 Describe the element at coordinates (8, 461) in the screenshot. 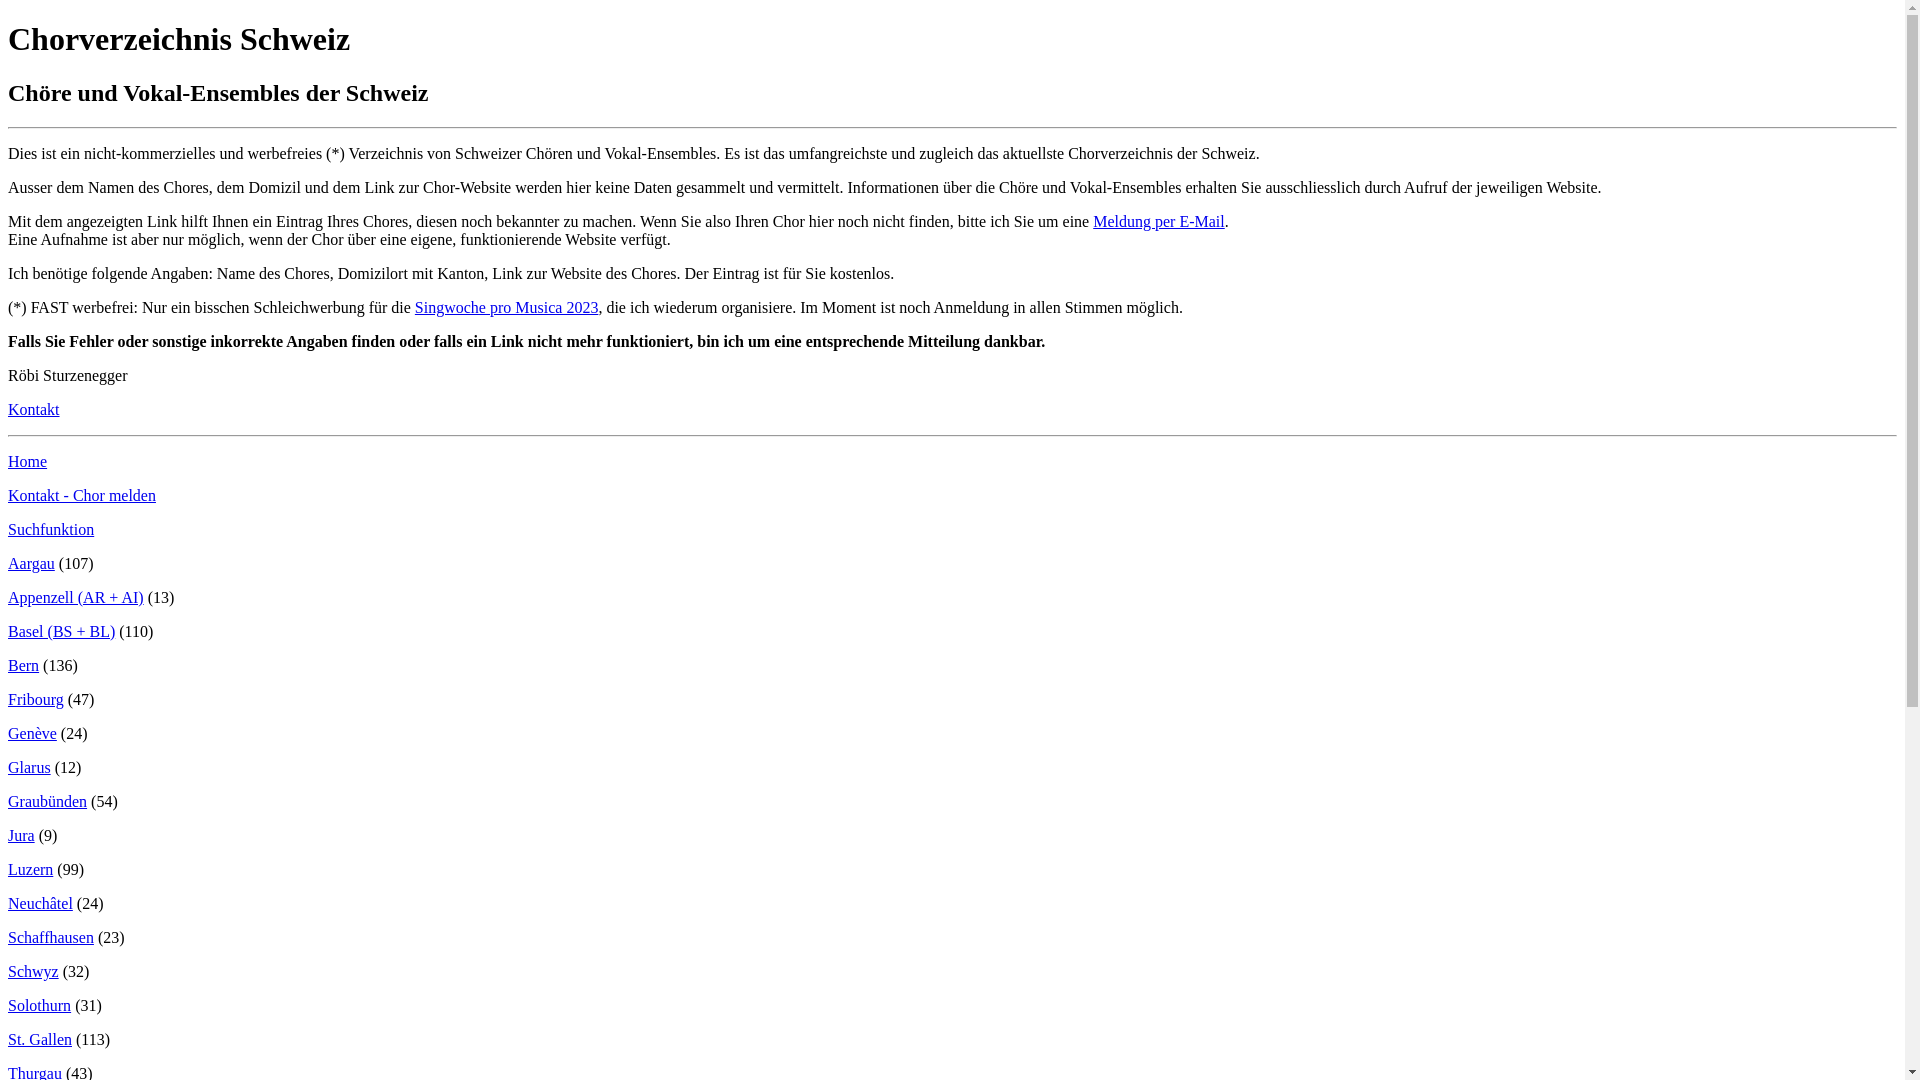

I see `'Home'` at that location.